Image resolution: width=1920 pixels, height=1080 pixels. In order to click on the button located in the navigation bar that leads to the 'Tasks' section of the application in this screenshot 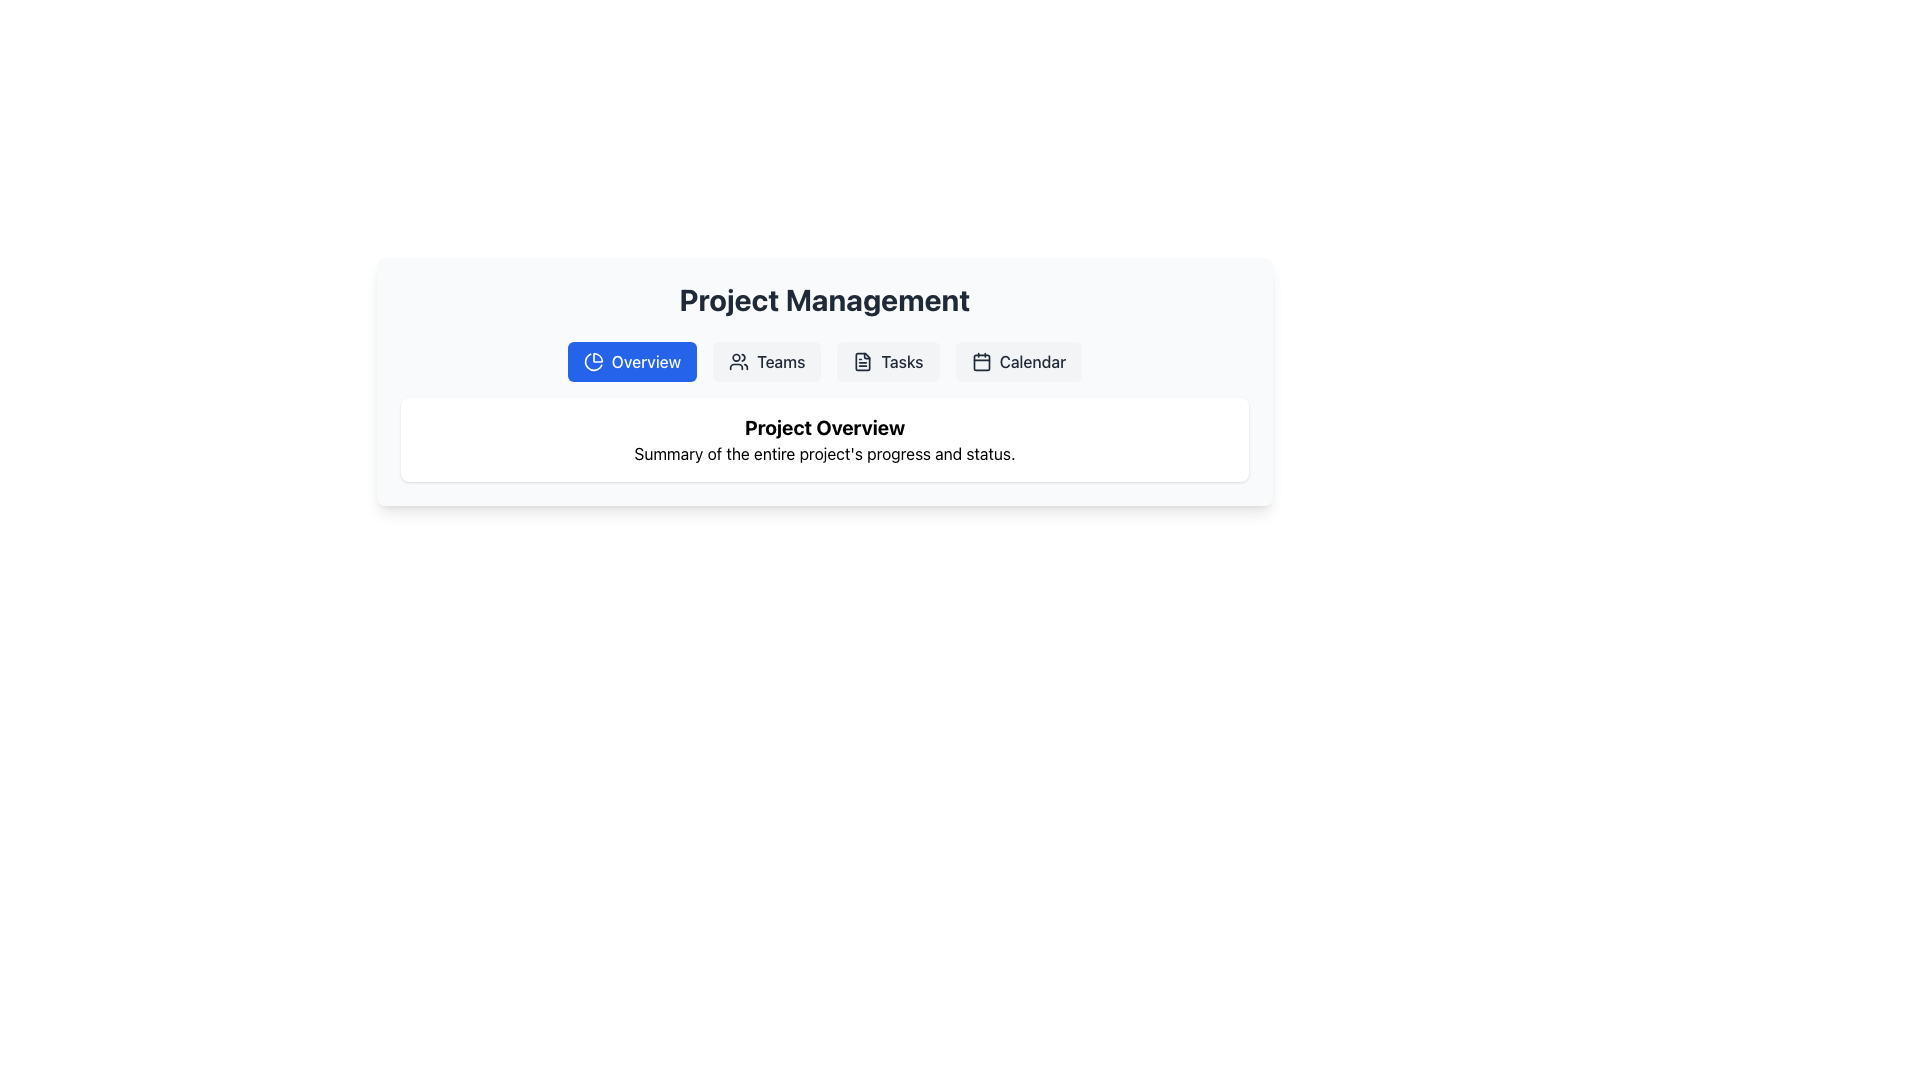, I will do `click(887, 362)`.